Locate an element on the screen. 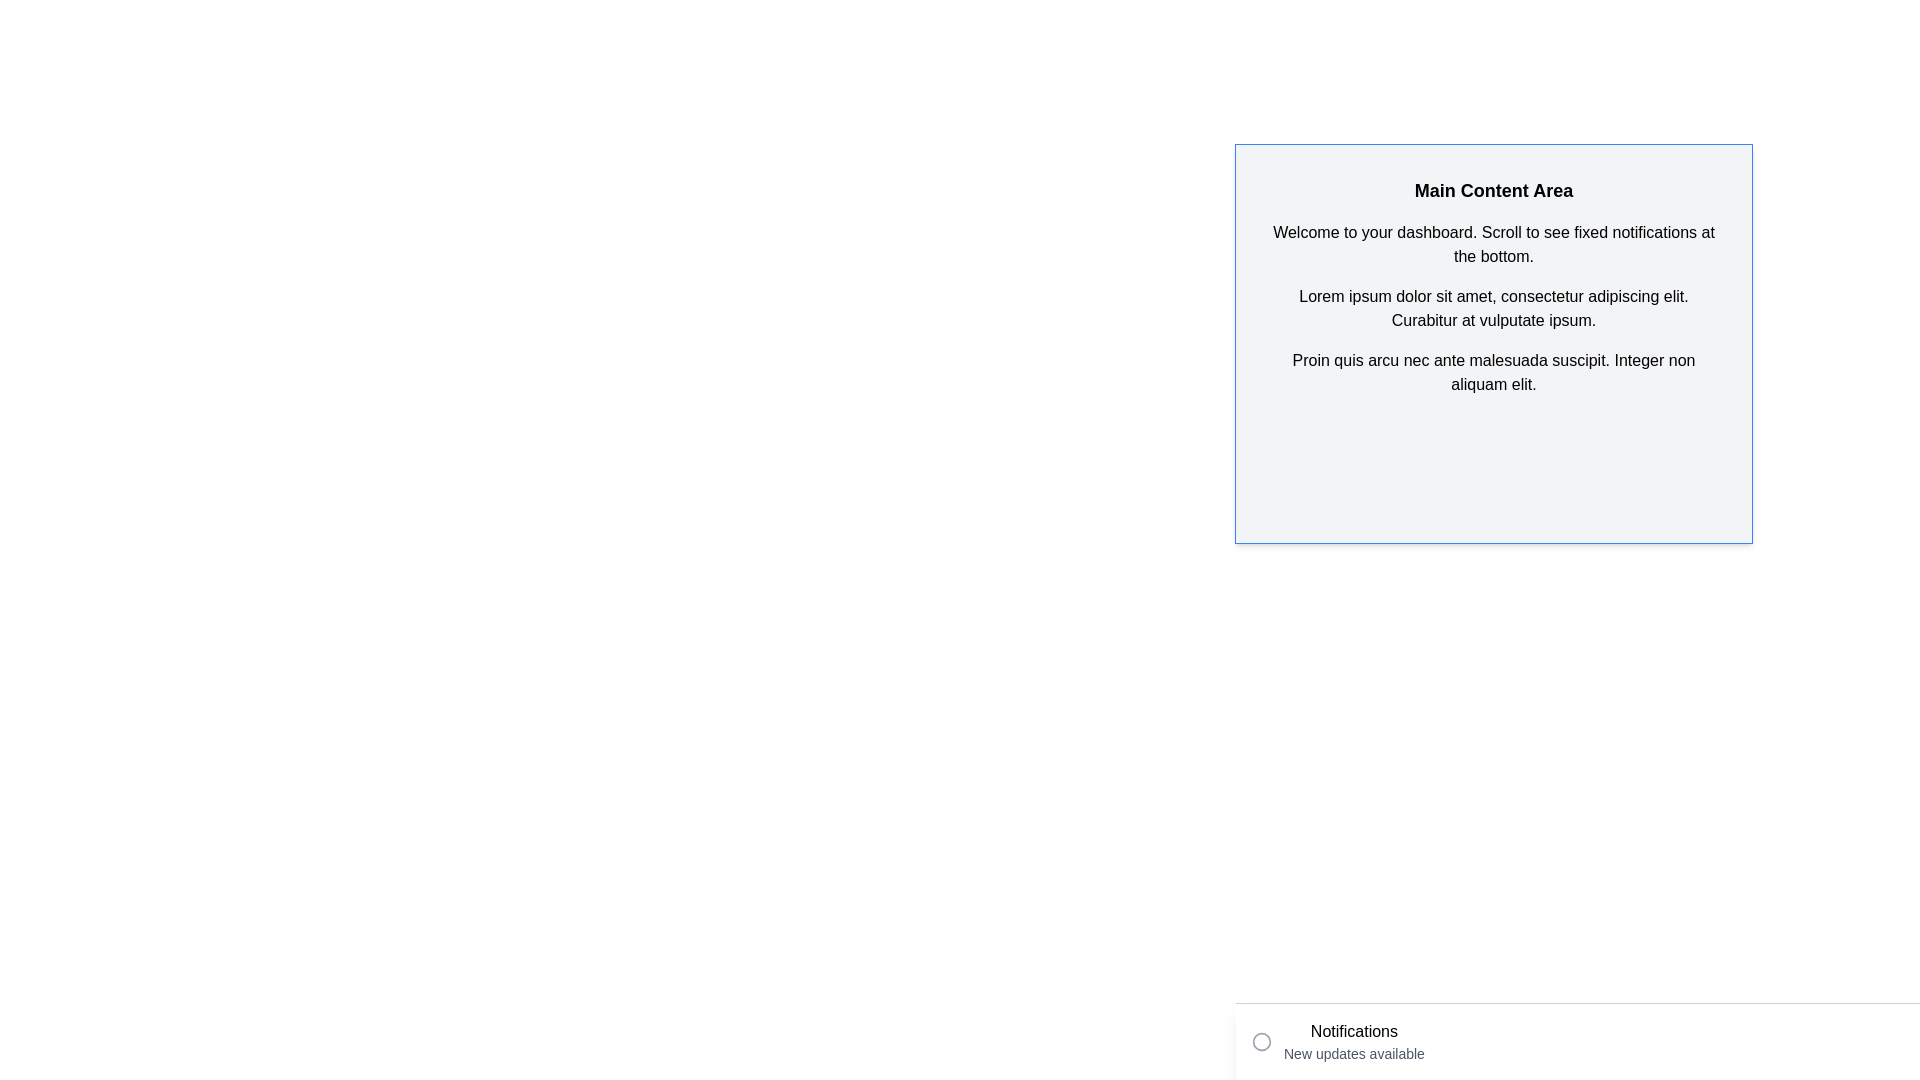 The width and height of the screenshot is (1920, 1080). the text label displaying 'New updates available', which is positioned directly beneath the 'Notifications' header is located at coordinates (1354, 1052).